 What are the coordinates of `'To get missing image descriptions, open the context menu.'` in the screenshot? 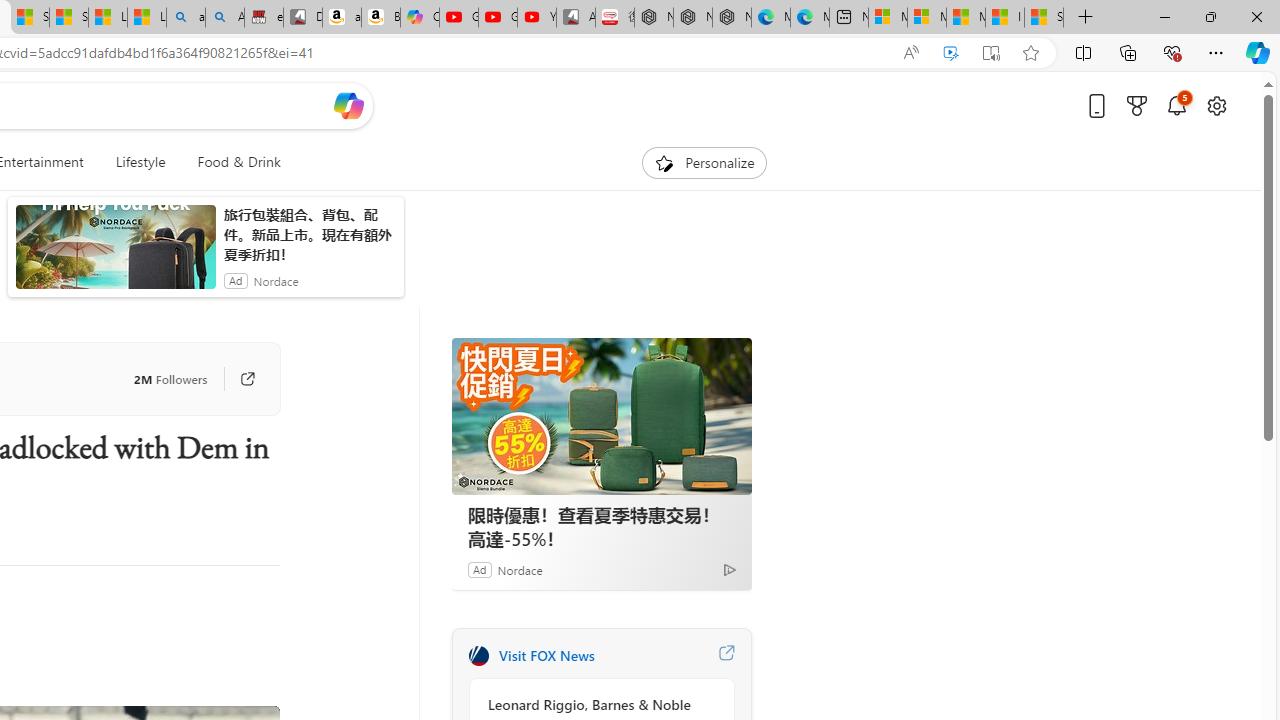 It's located at (664, 161).